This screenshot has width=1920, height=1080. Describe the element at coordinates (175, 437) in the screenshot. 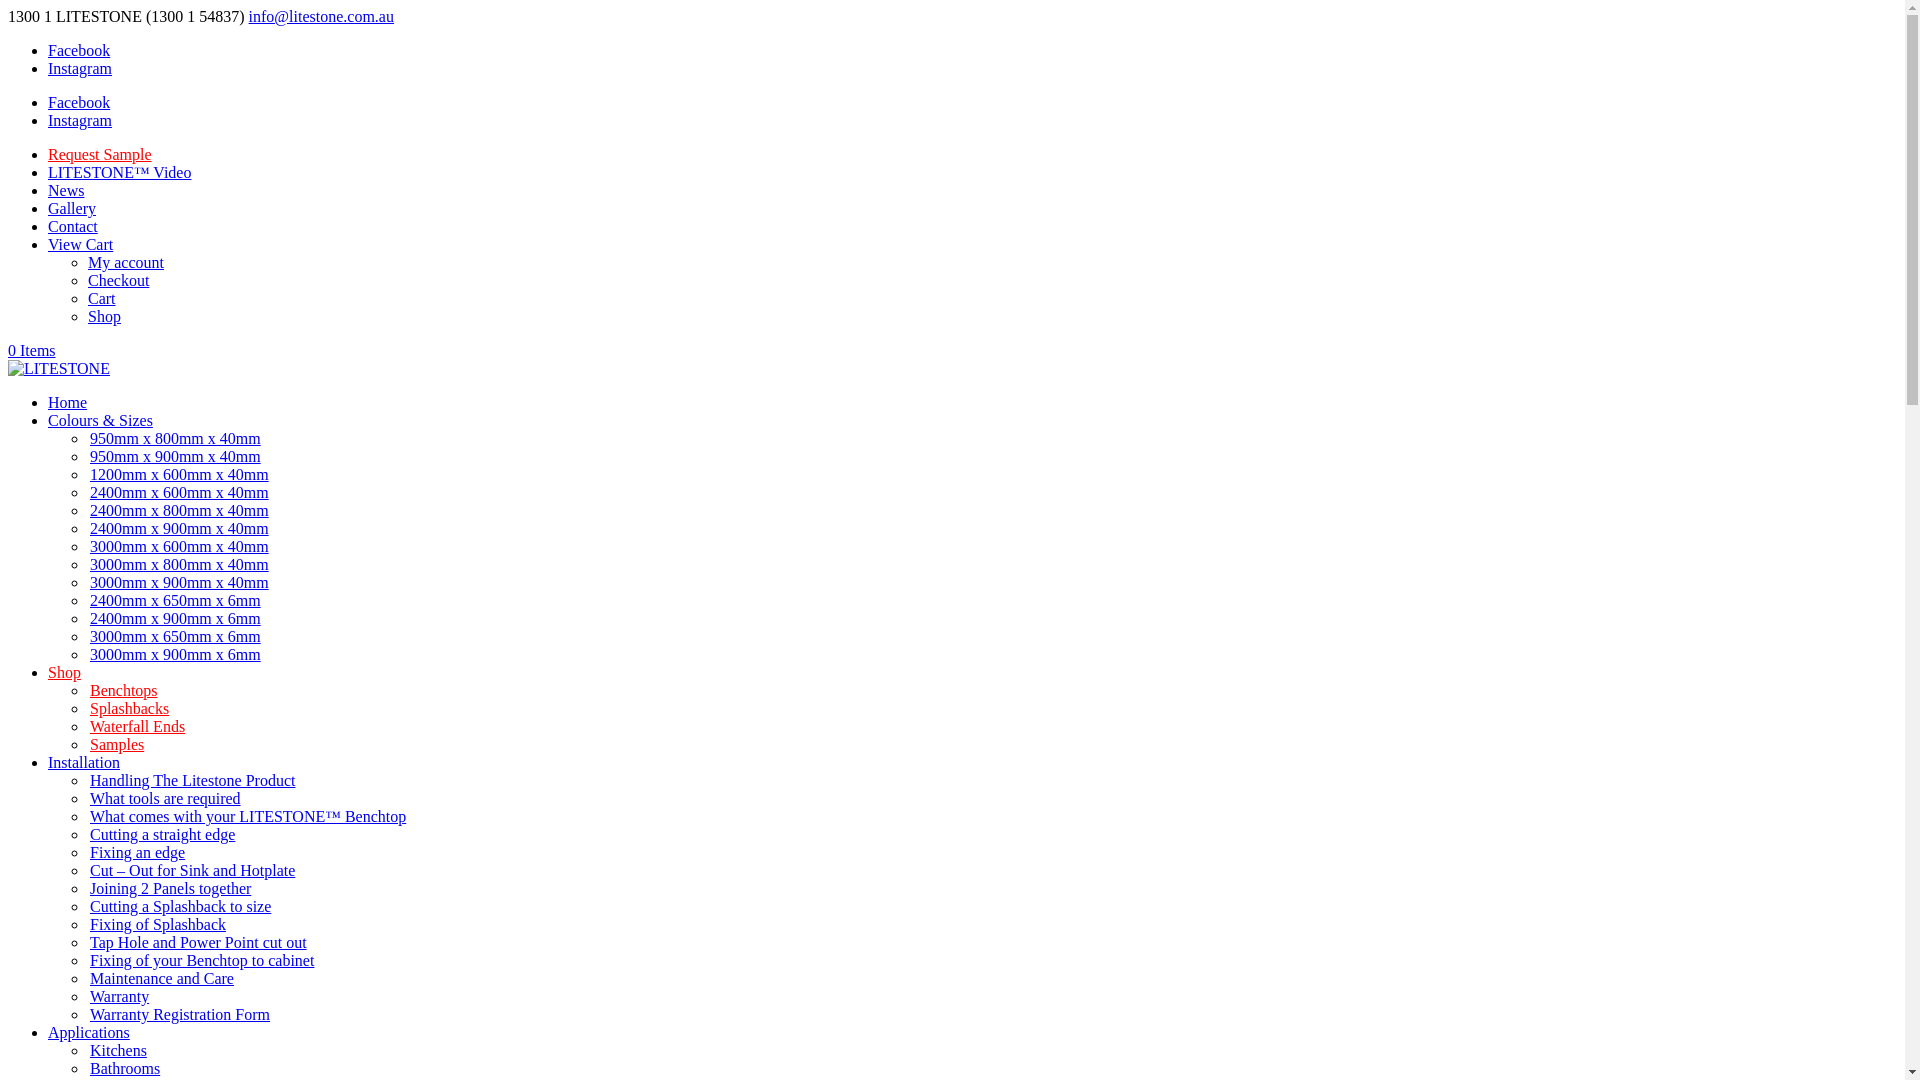

I see `'950mm x 800mm x 40mm'` at that location.